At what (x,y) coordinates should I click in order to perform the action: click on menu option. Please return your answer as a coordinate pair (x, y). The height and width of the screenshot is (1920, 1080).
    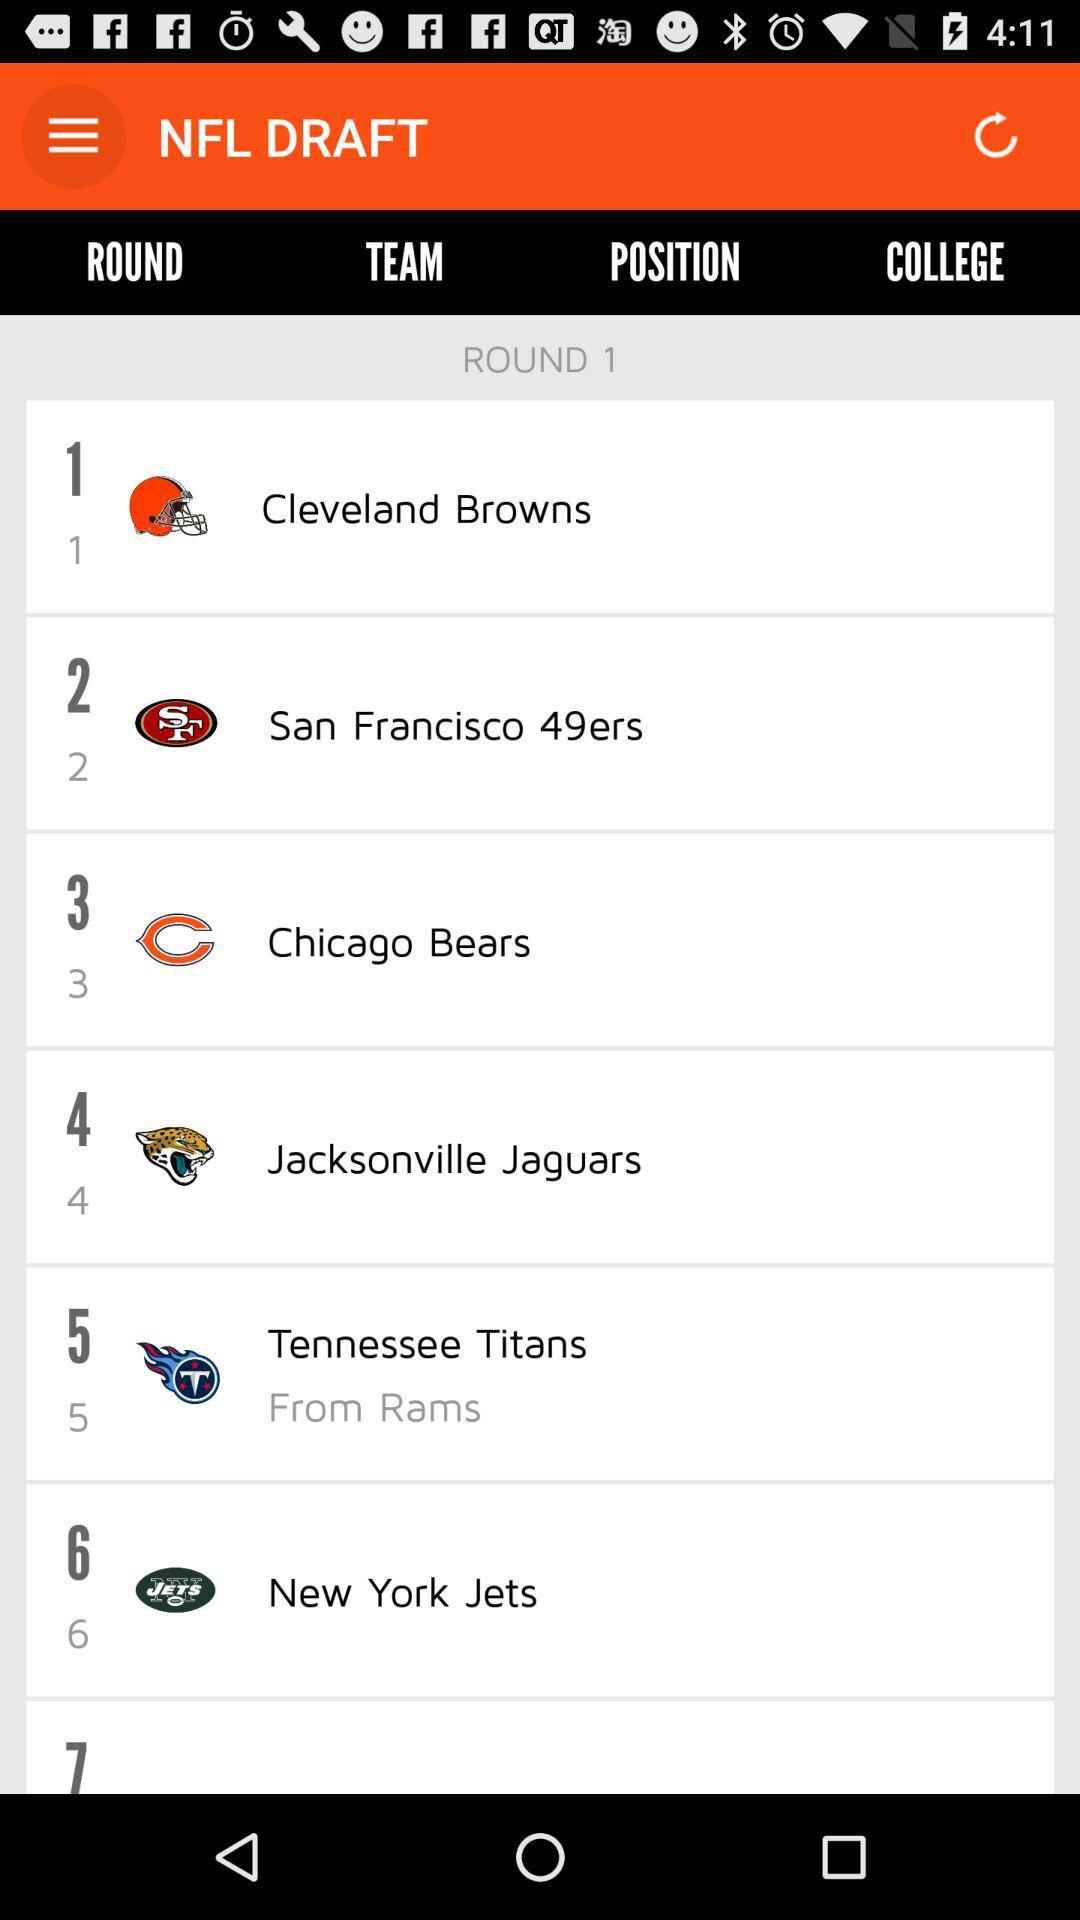
    Looking at the image, I should click on (72, 135).